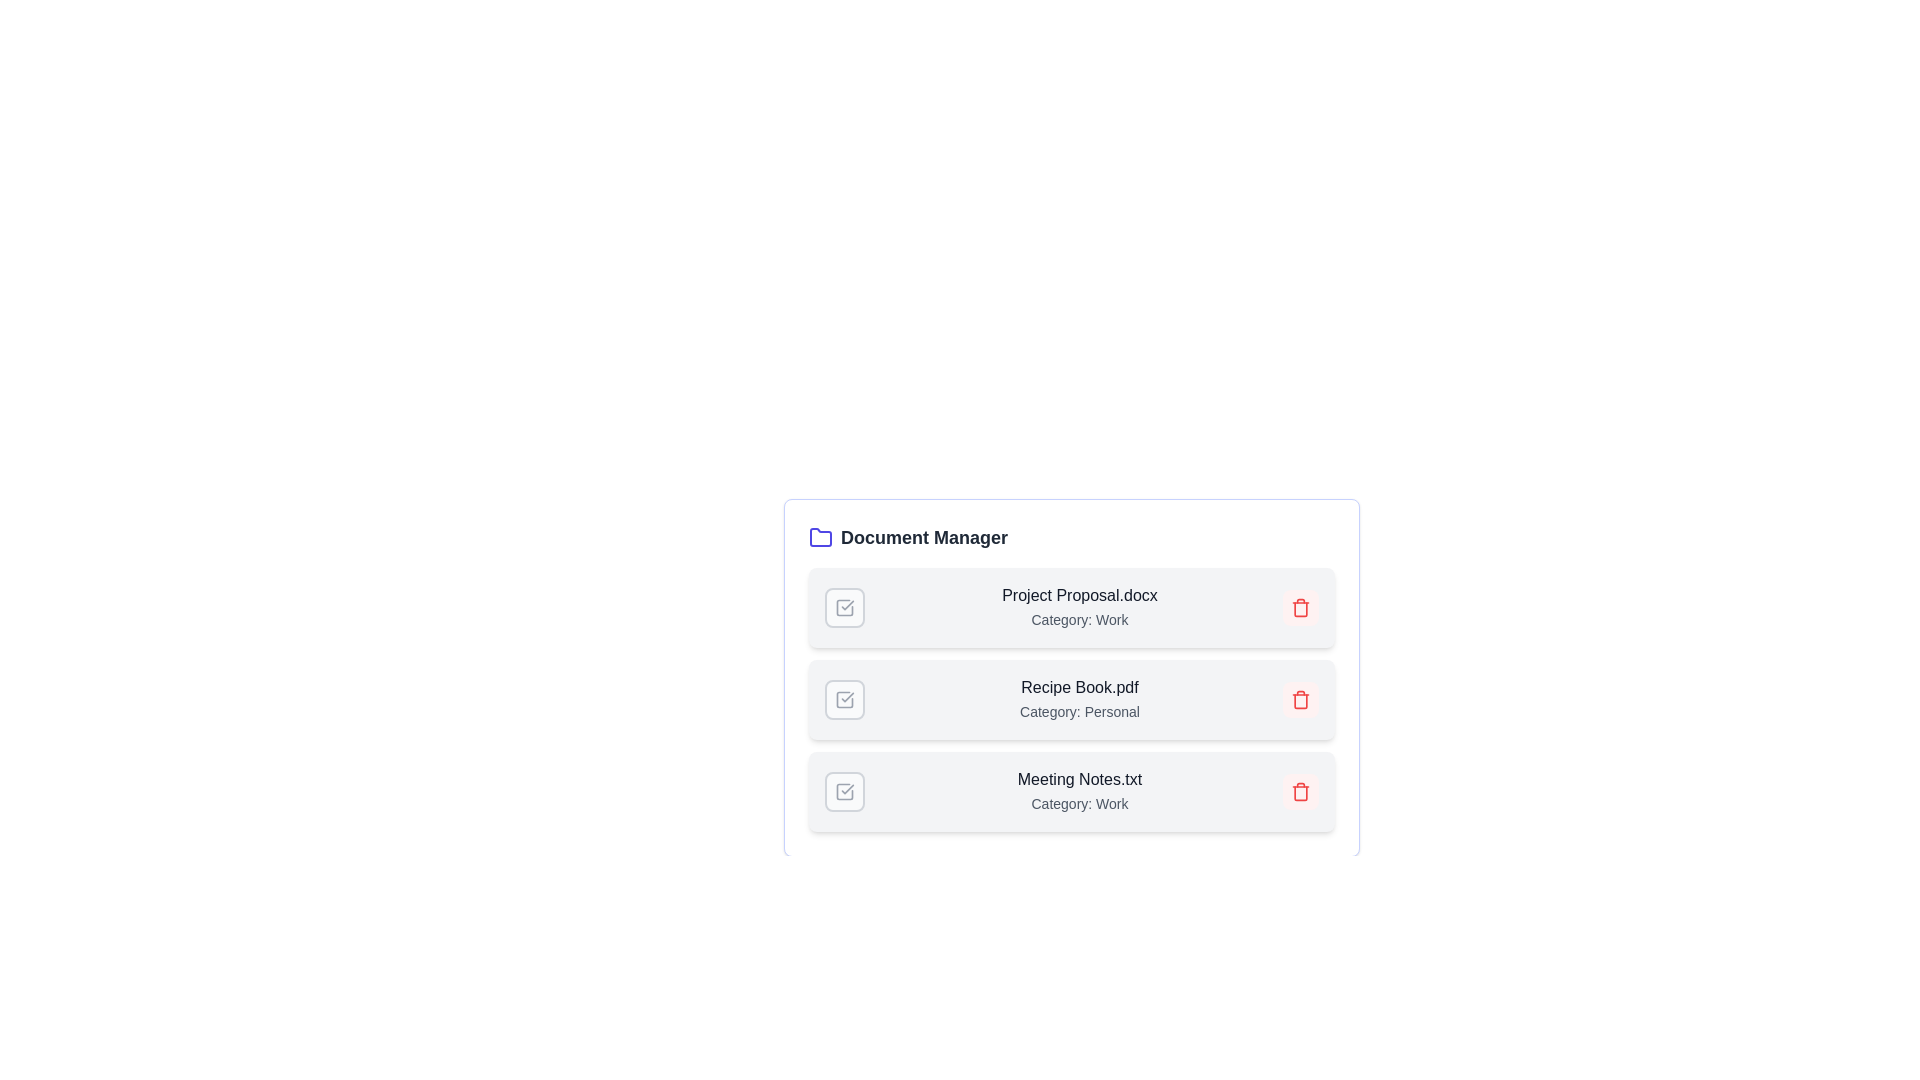 Image resolution: width=1920 pixels, height=1080 pixels. I want to click on the categorization text label located beneath the 'Recipe Book.pdf' label in the document list, so click(1079, 711).